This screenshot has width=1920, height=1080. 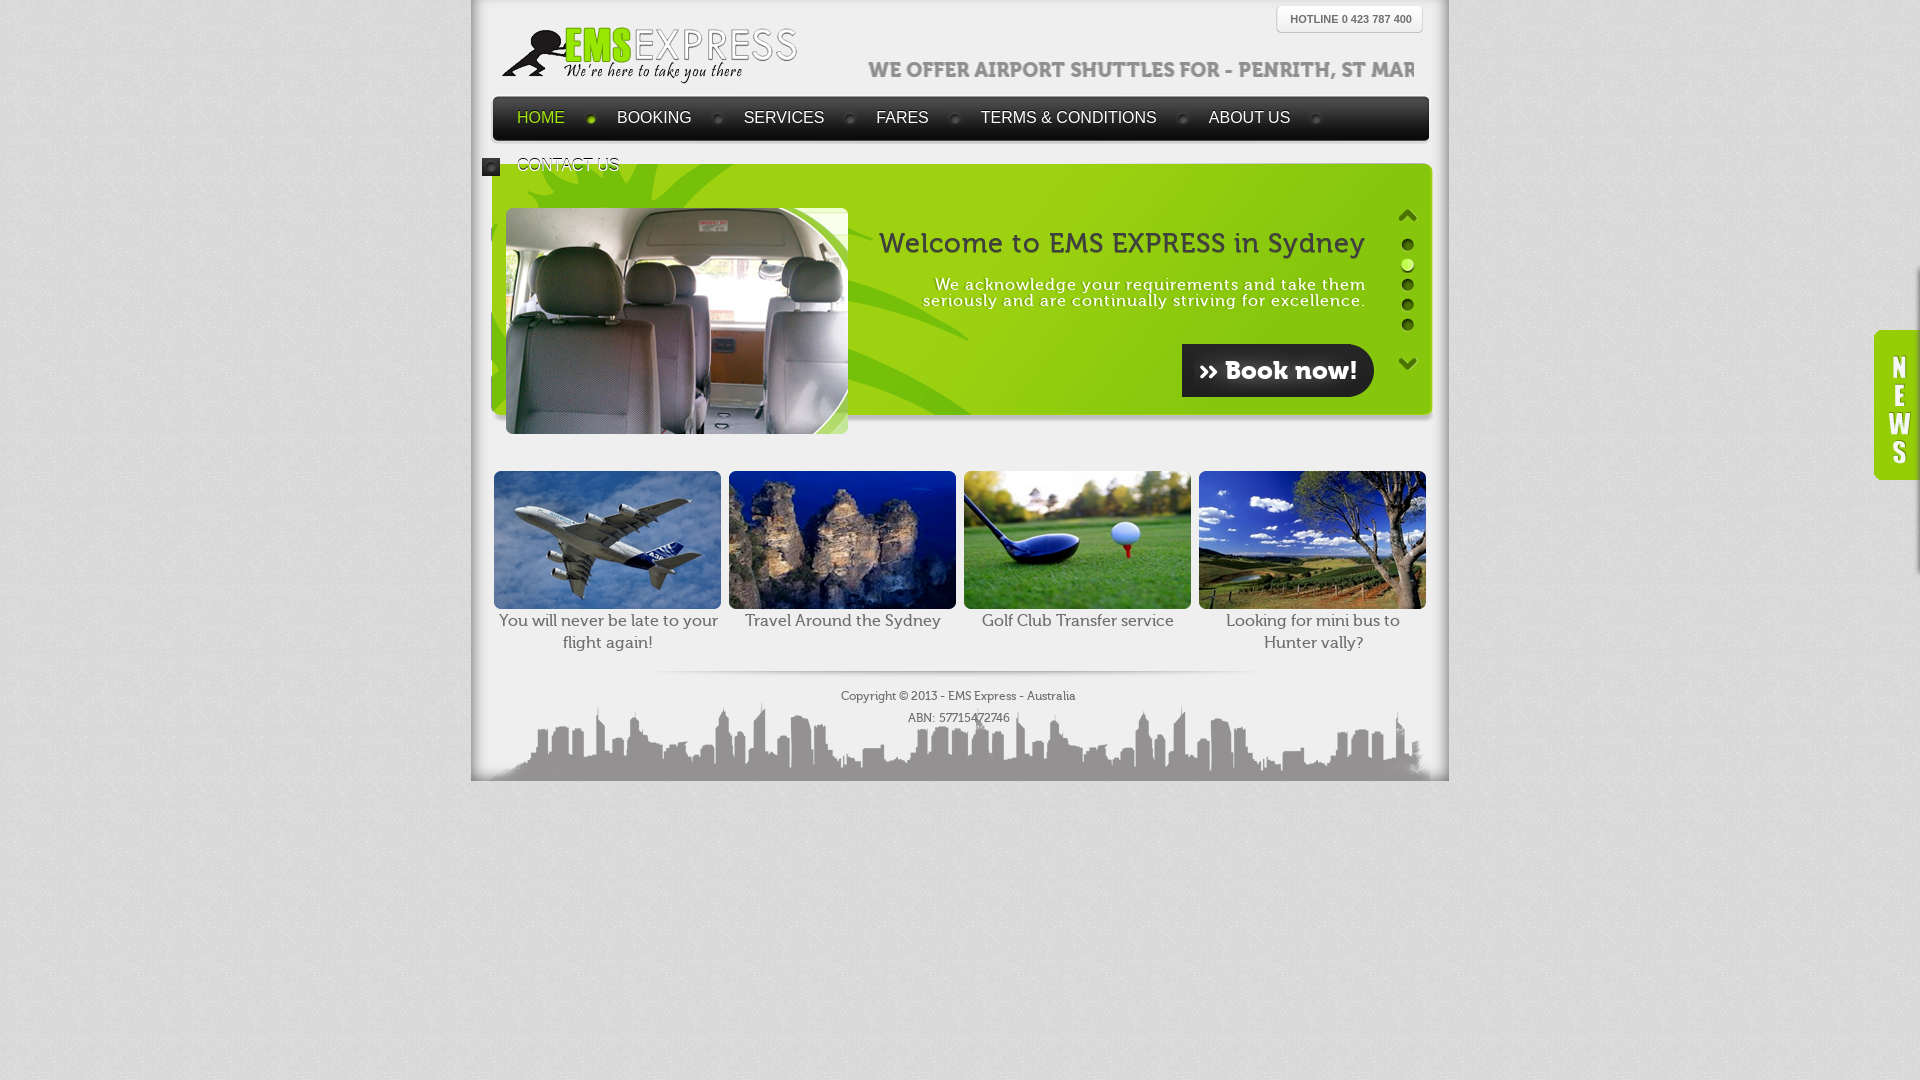 What do you see at coordinates (1350, 19) in the screenshot?
I see `'HOTLINE 0 423 787 400'` at bounding box center [1350, 19].